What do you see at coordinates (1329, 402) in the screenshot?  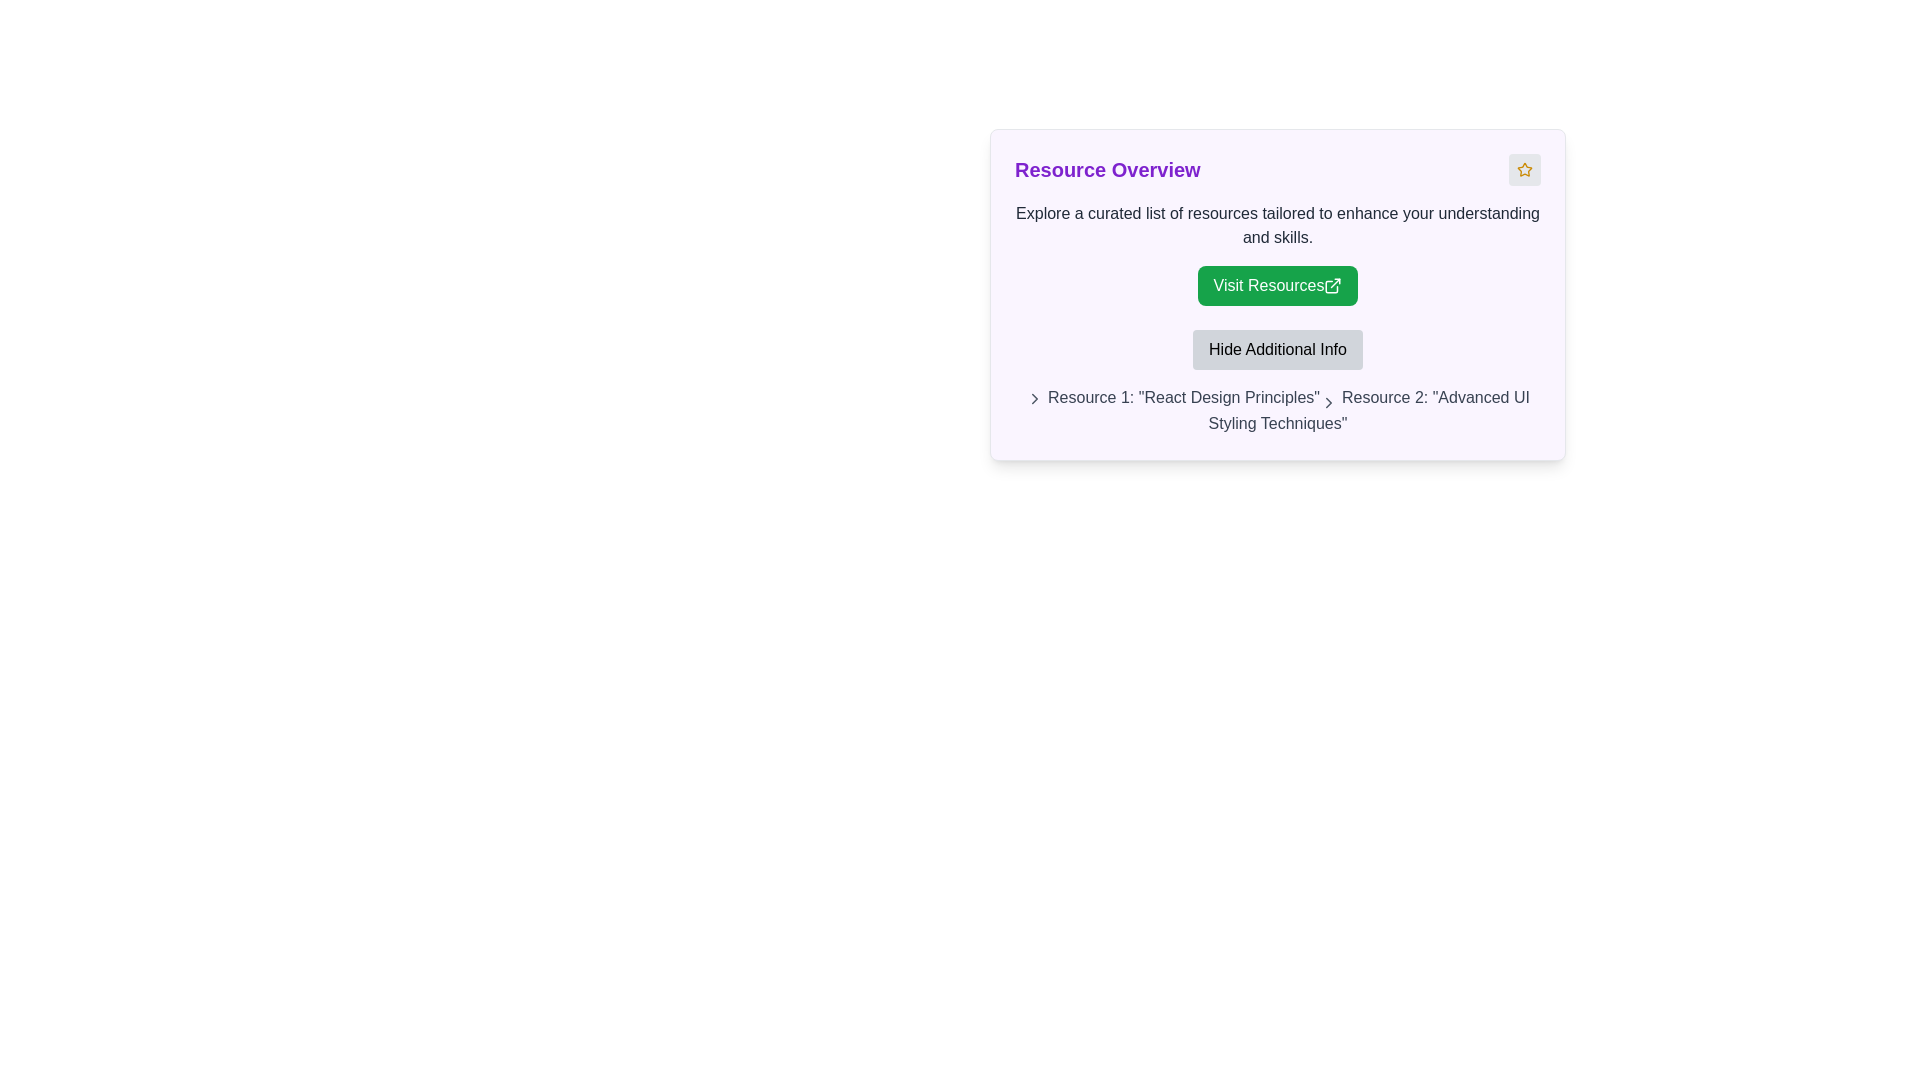 I see `the rightward chevron SVG icon located to the left of the text 'Resource 1: React Design Principles'` at bounding box center [1329, 402].